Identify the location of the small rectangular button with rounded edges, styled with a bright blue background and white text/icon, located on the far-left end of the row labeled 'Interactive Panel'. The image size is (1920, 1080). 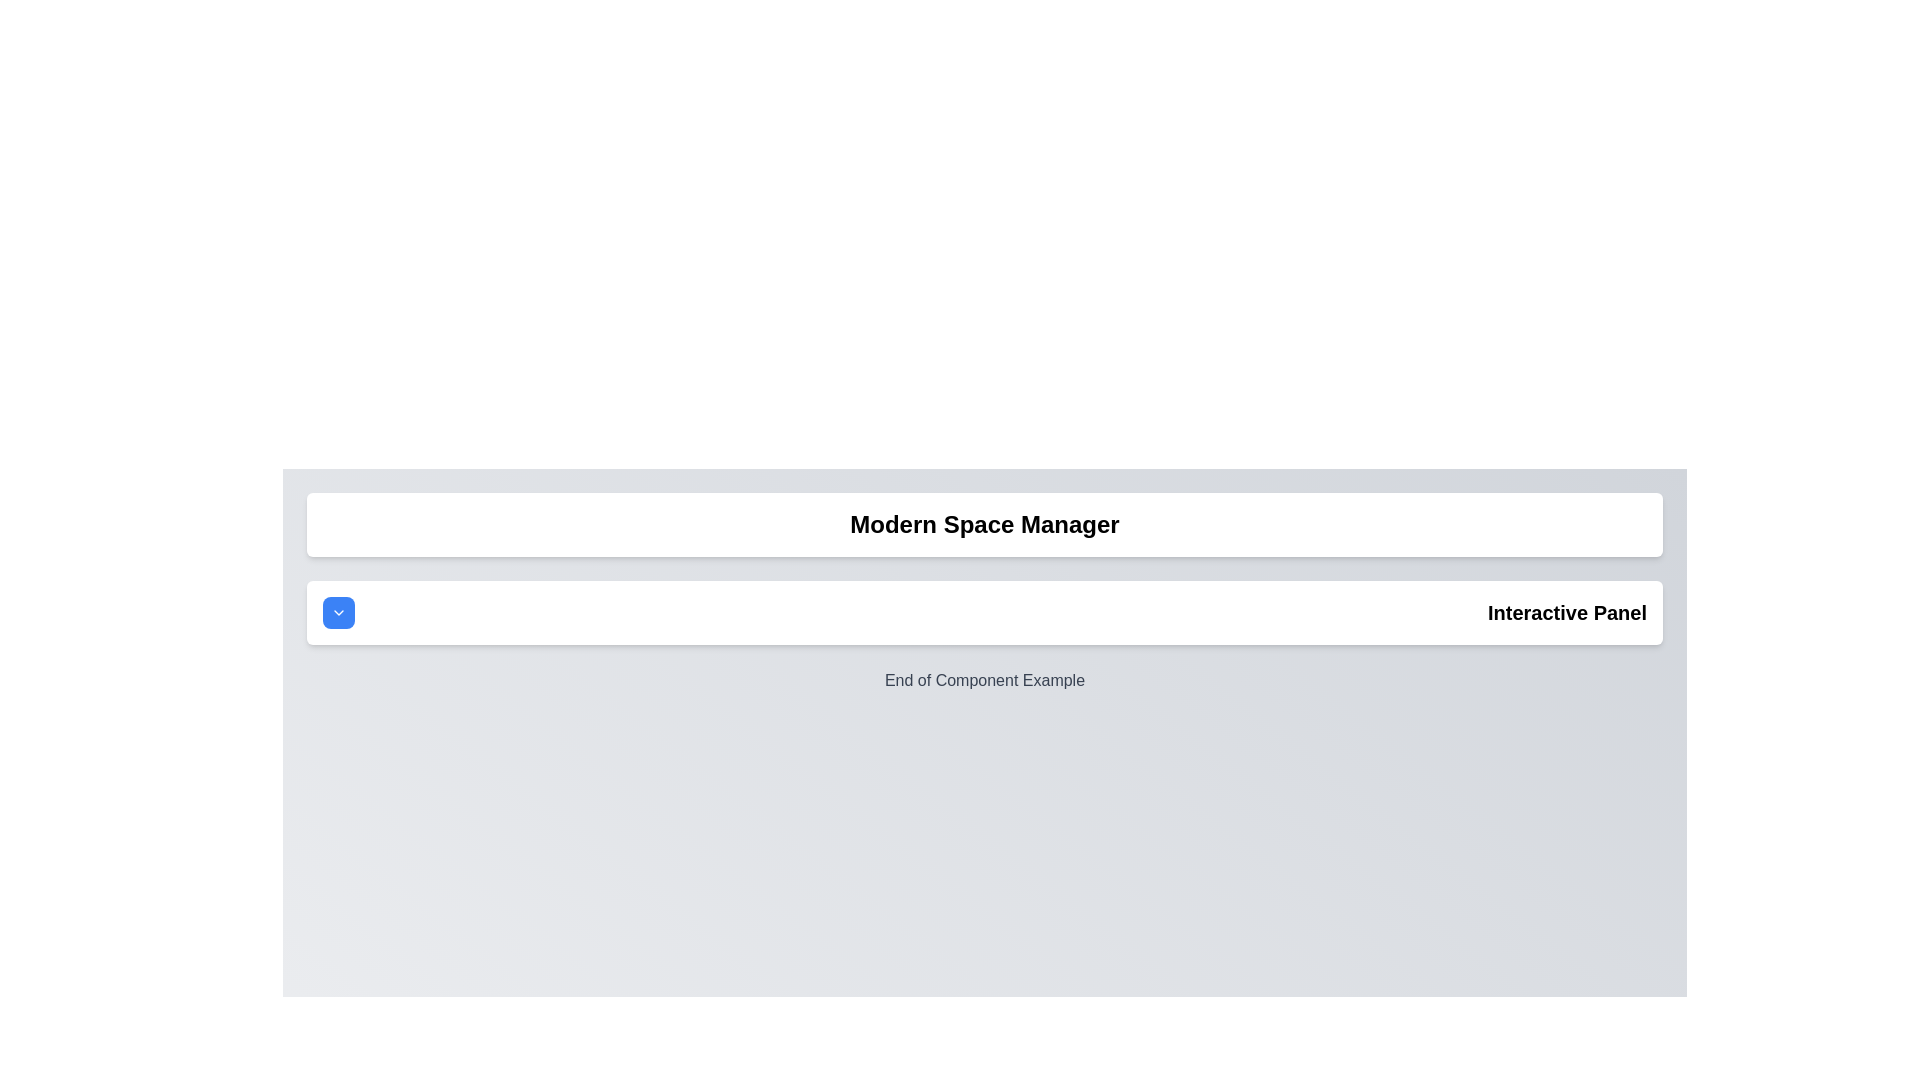
(339, 612).